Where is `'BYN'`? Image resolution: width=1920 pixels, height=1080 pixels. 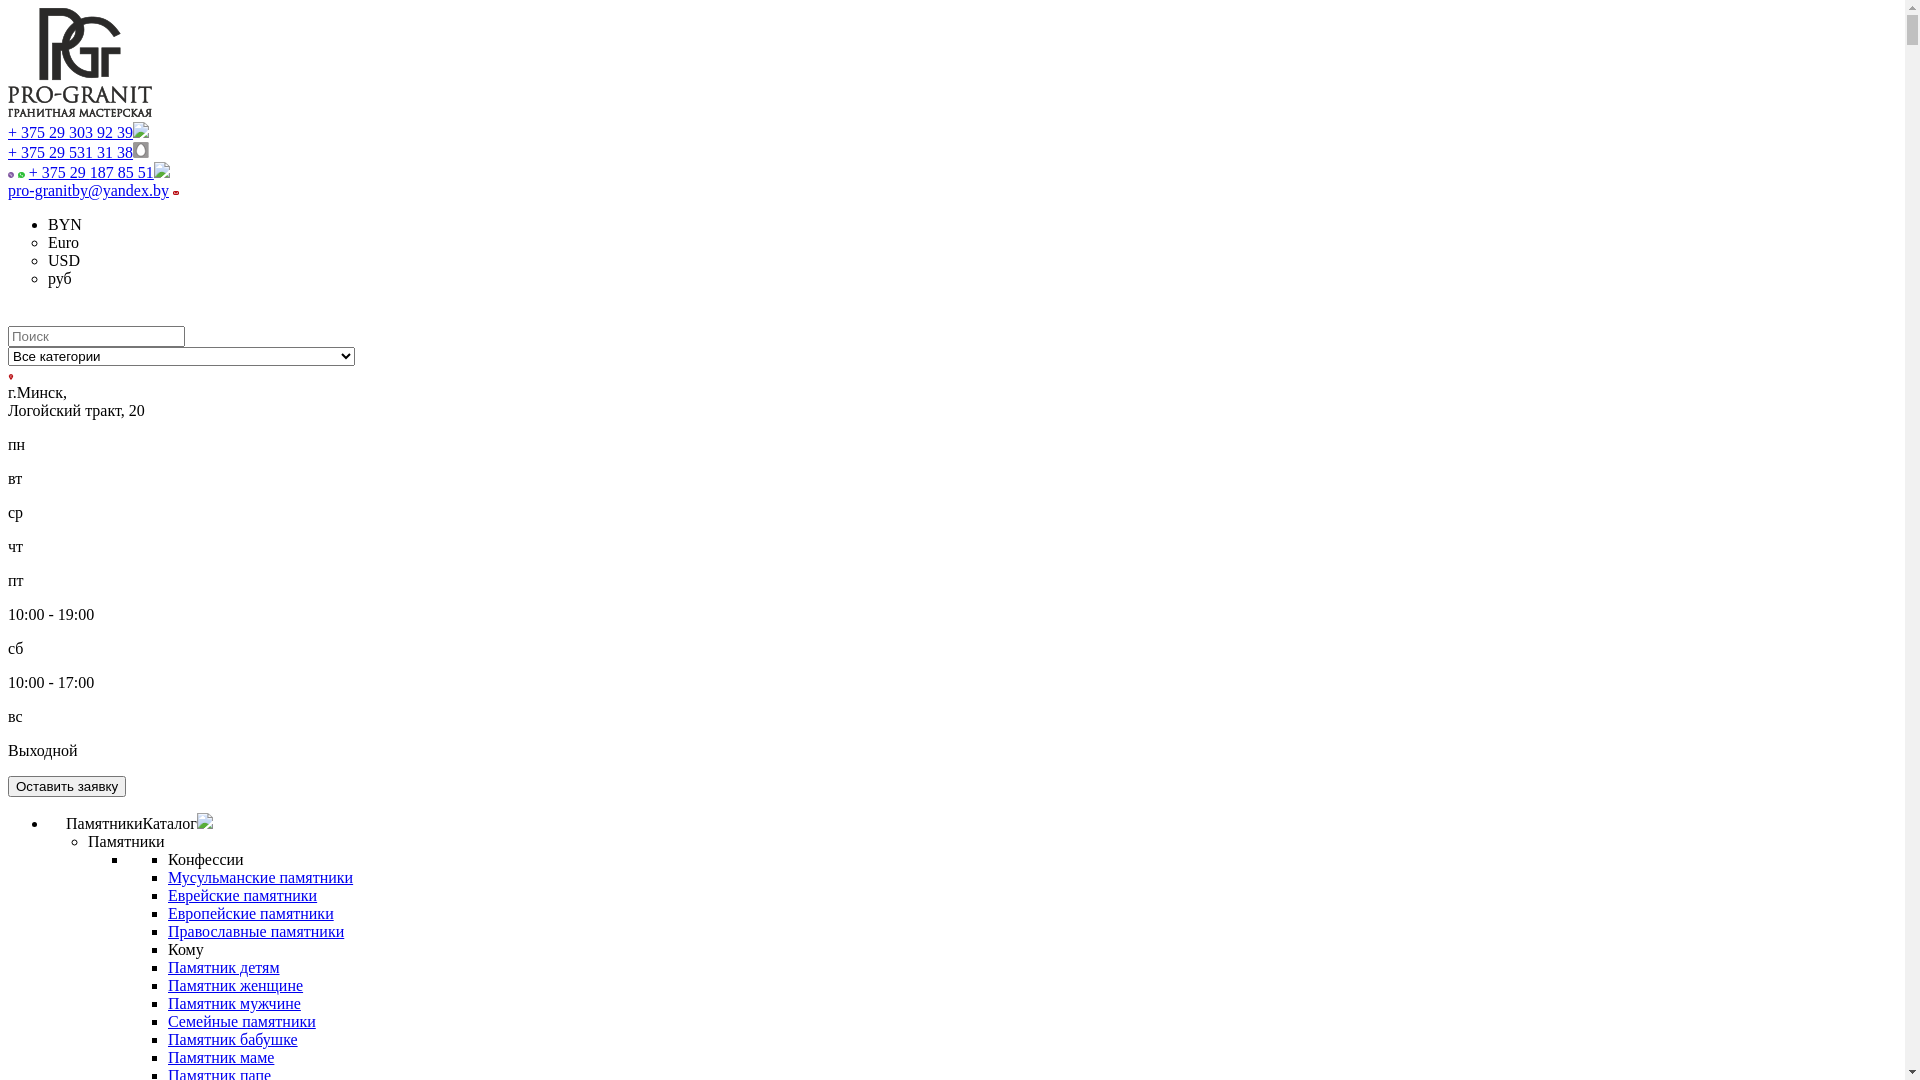
'BYN' is located at coordinates (48, 224).